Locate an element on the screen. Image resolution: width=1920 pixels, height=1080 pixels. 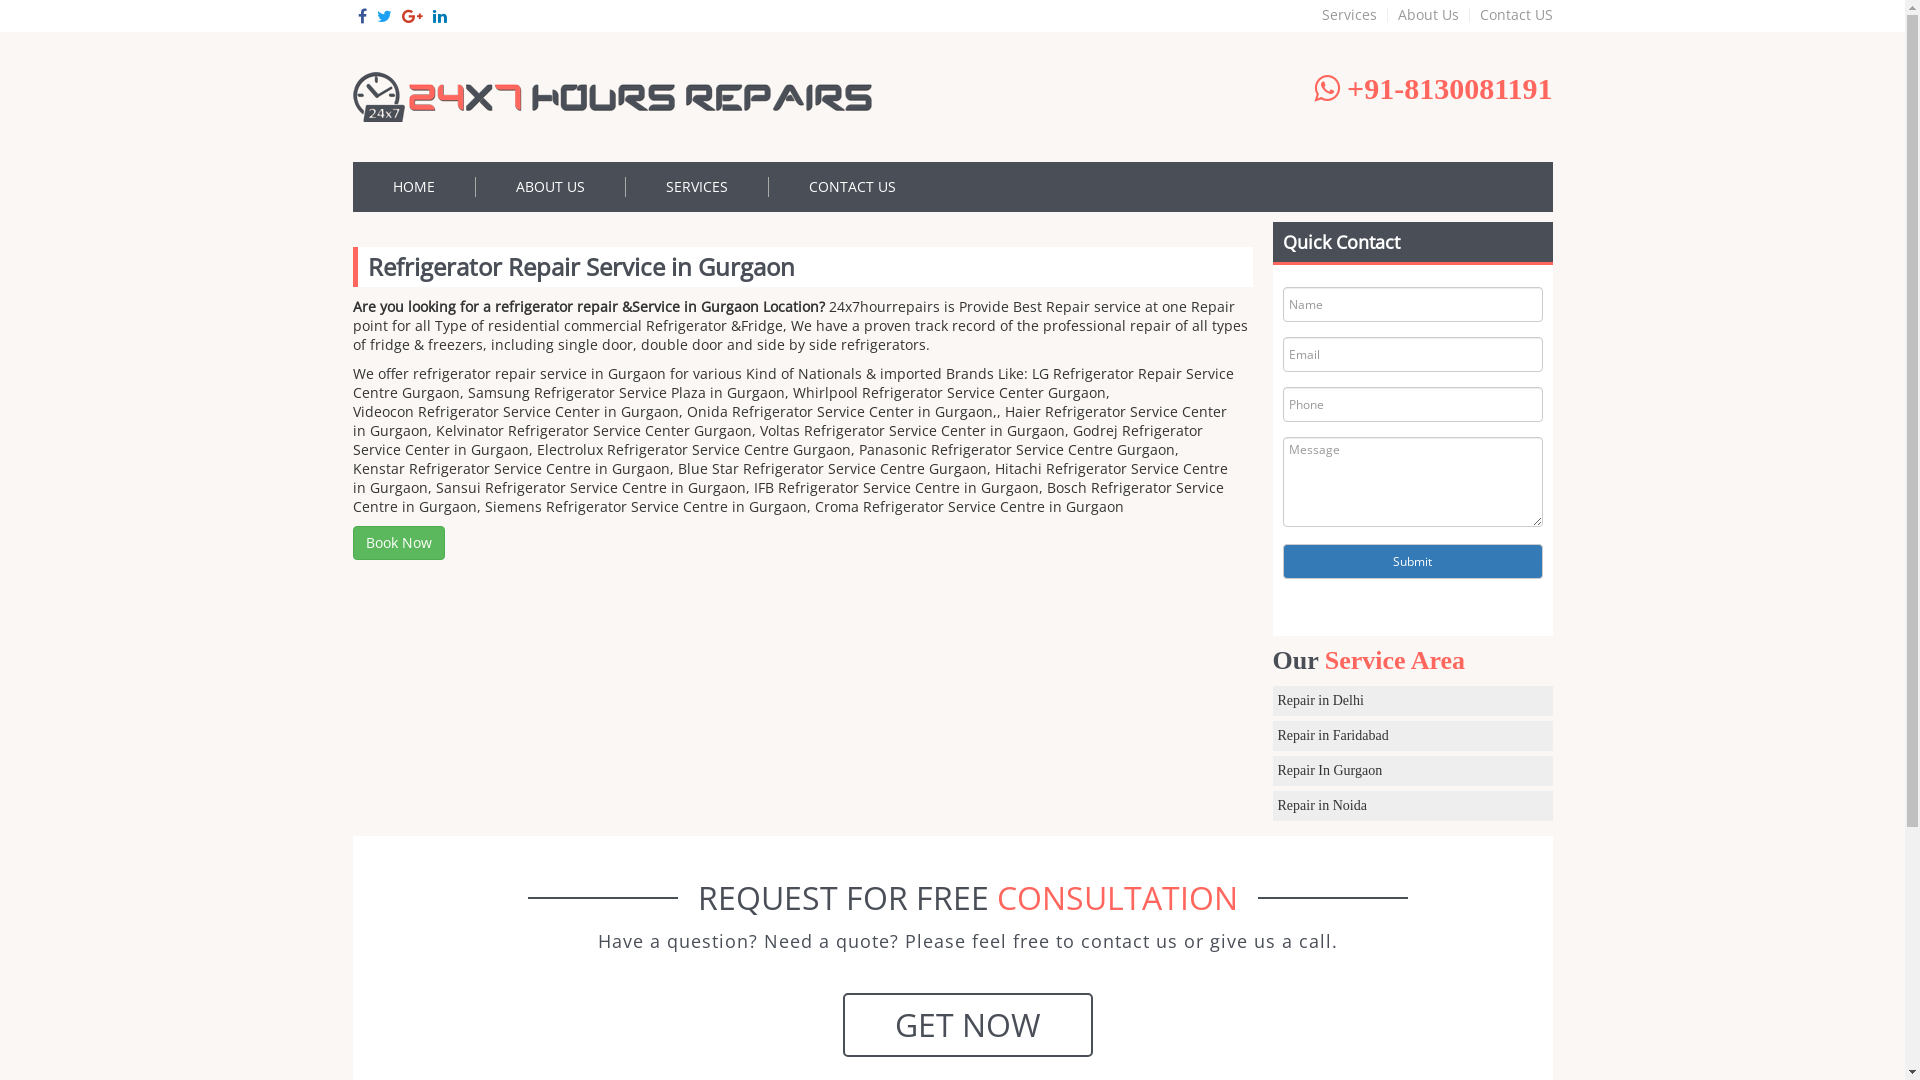
'ABOUT US' is located at coordinates (474, 186).